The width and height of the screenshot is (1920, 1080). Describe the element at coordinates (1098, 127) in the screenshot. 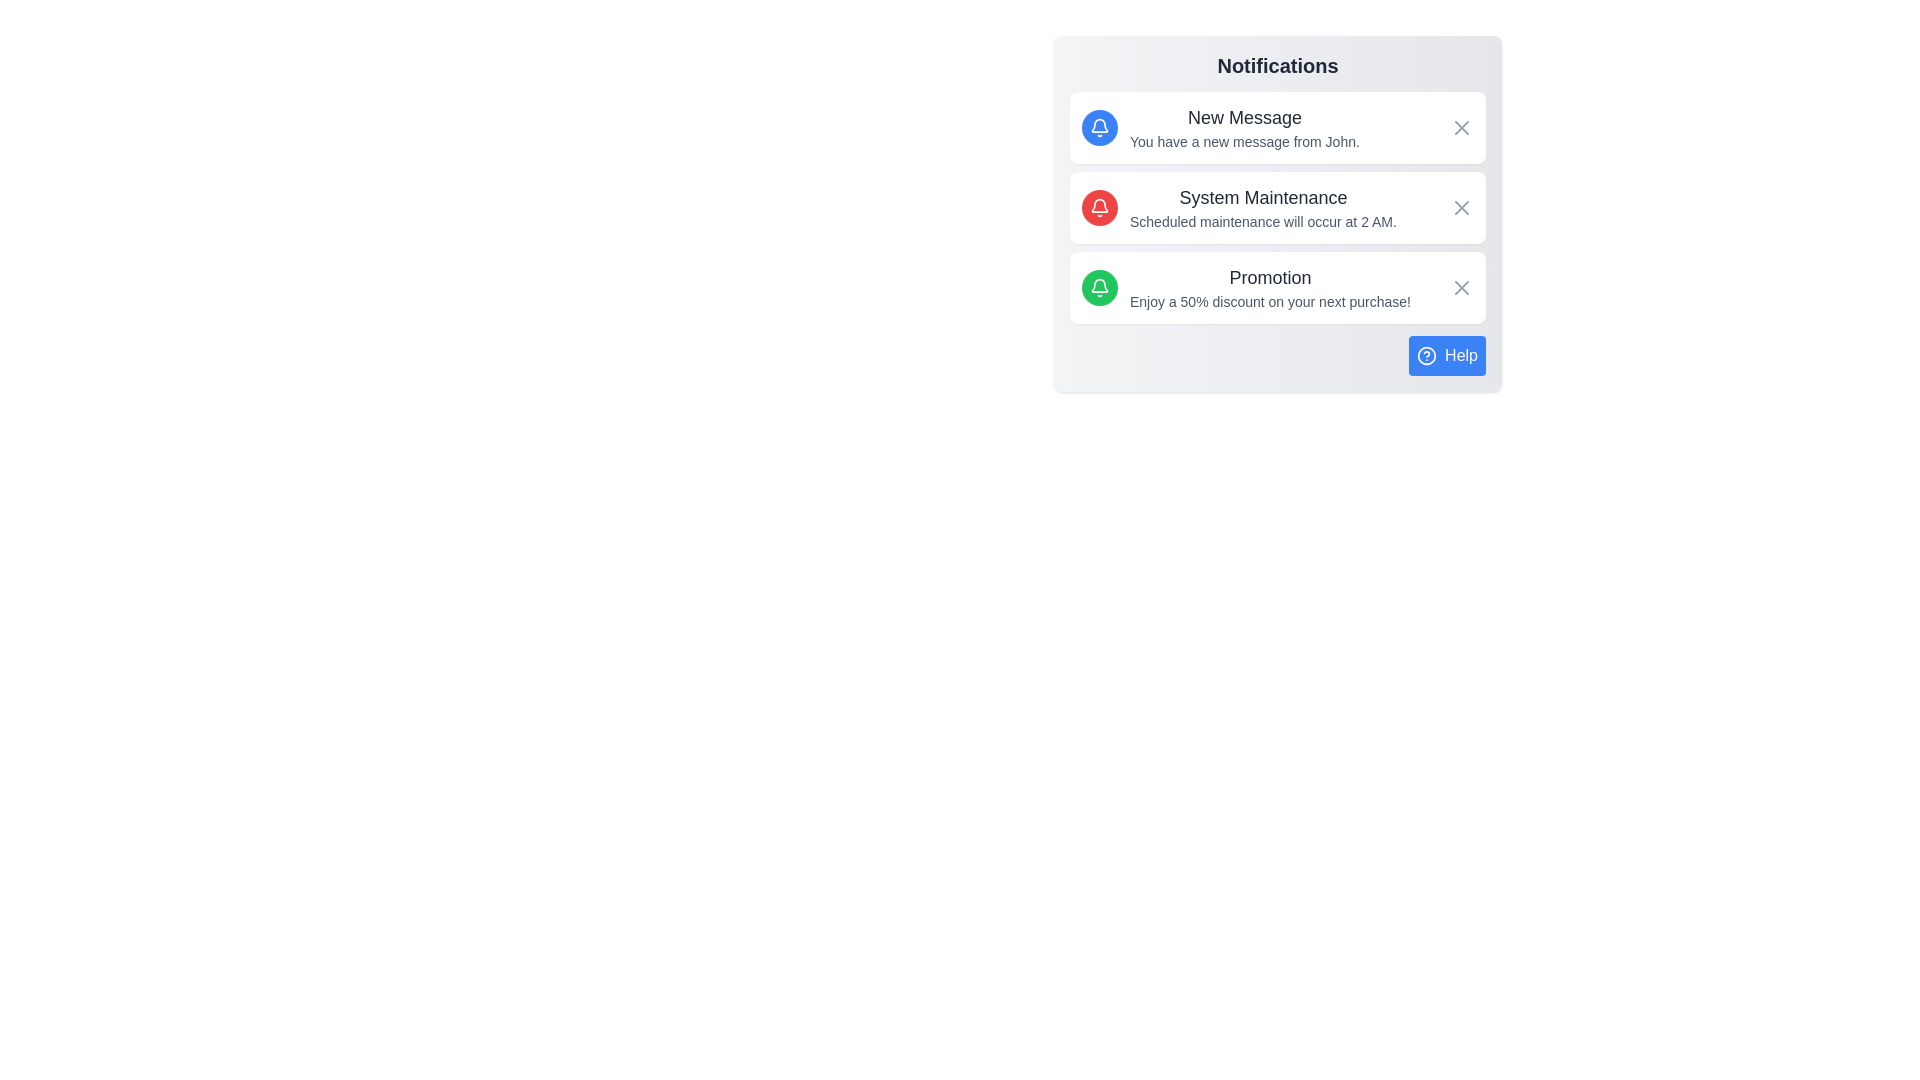

I see `the circular blue icon with a white bell symbol, which is positioned to the far left of the 'New Message' notification row` at that location.